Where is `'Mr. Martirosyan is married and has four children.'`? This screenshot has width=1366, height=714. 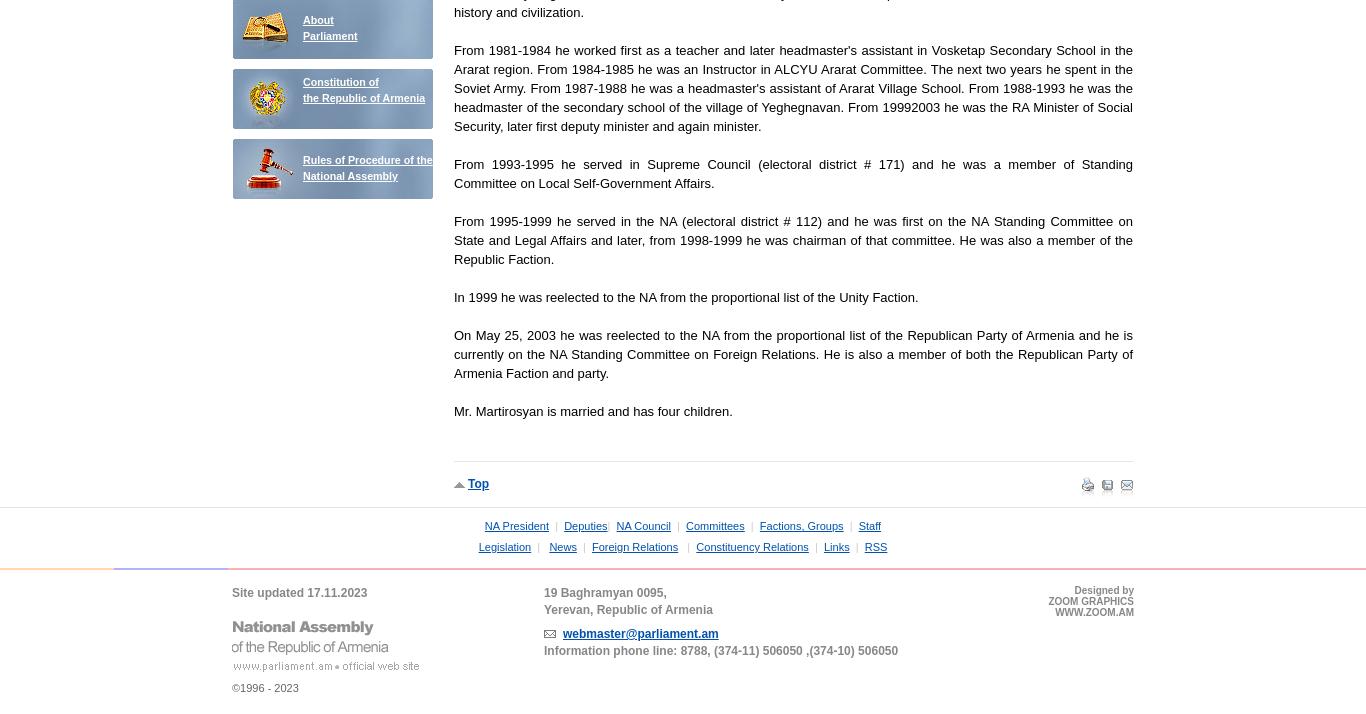 'Mr. Martirosyan is married and has four children.' is located at coordinates (591, 411).